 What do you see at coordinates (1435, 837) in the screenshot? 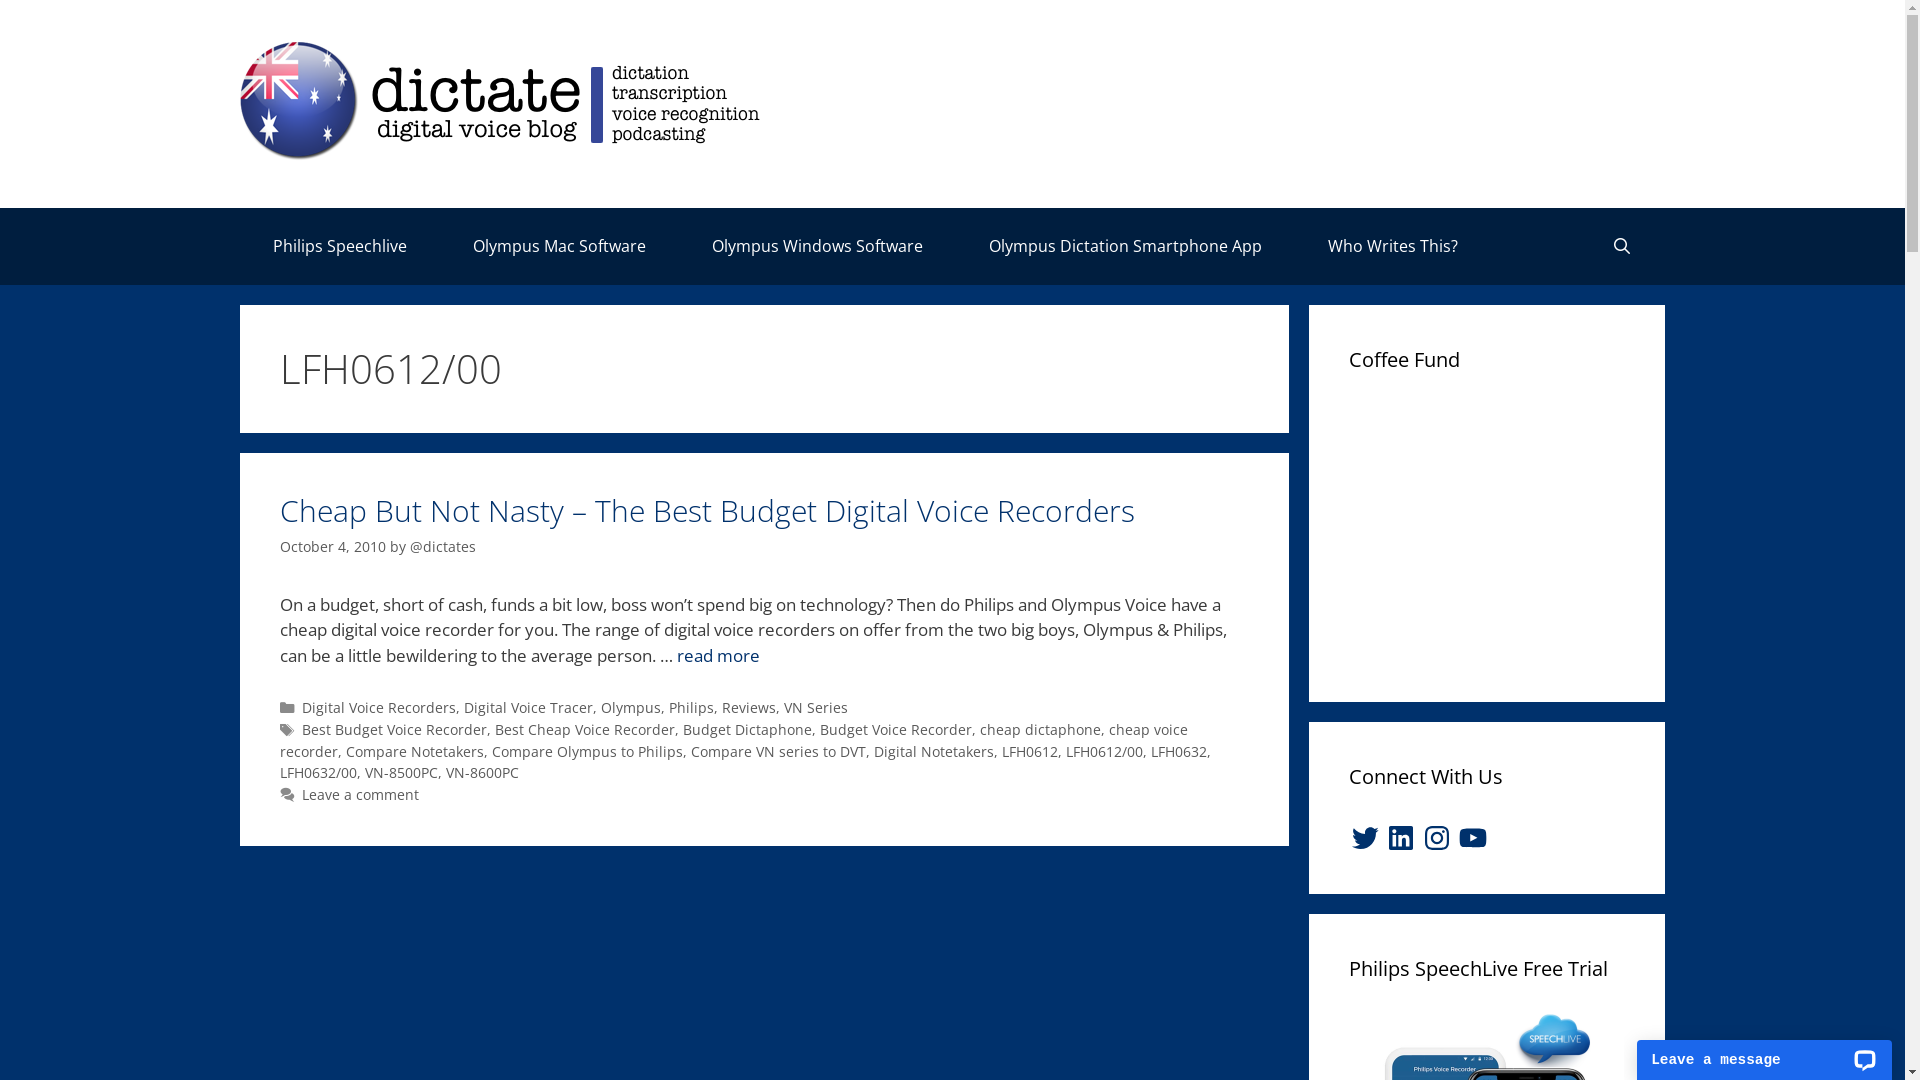
I see `'Instagram'` at bounding box center [1435, 837].